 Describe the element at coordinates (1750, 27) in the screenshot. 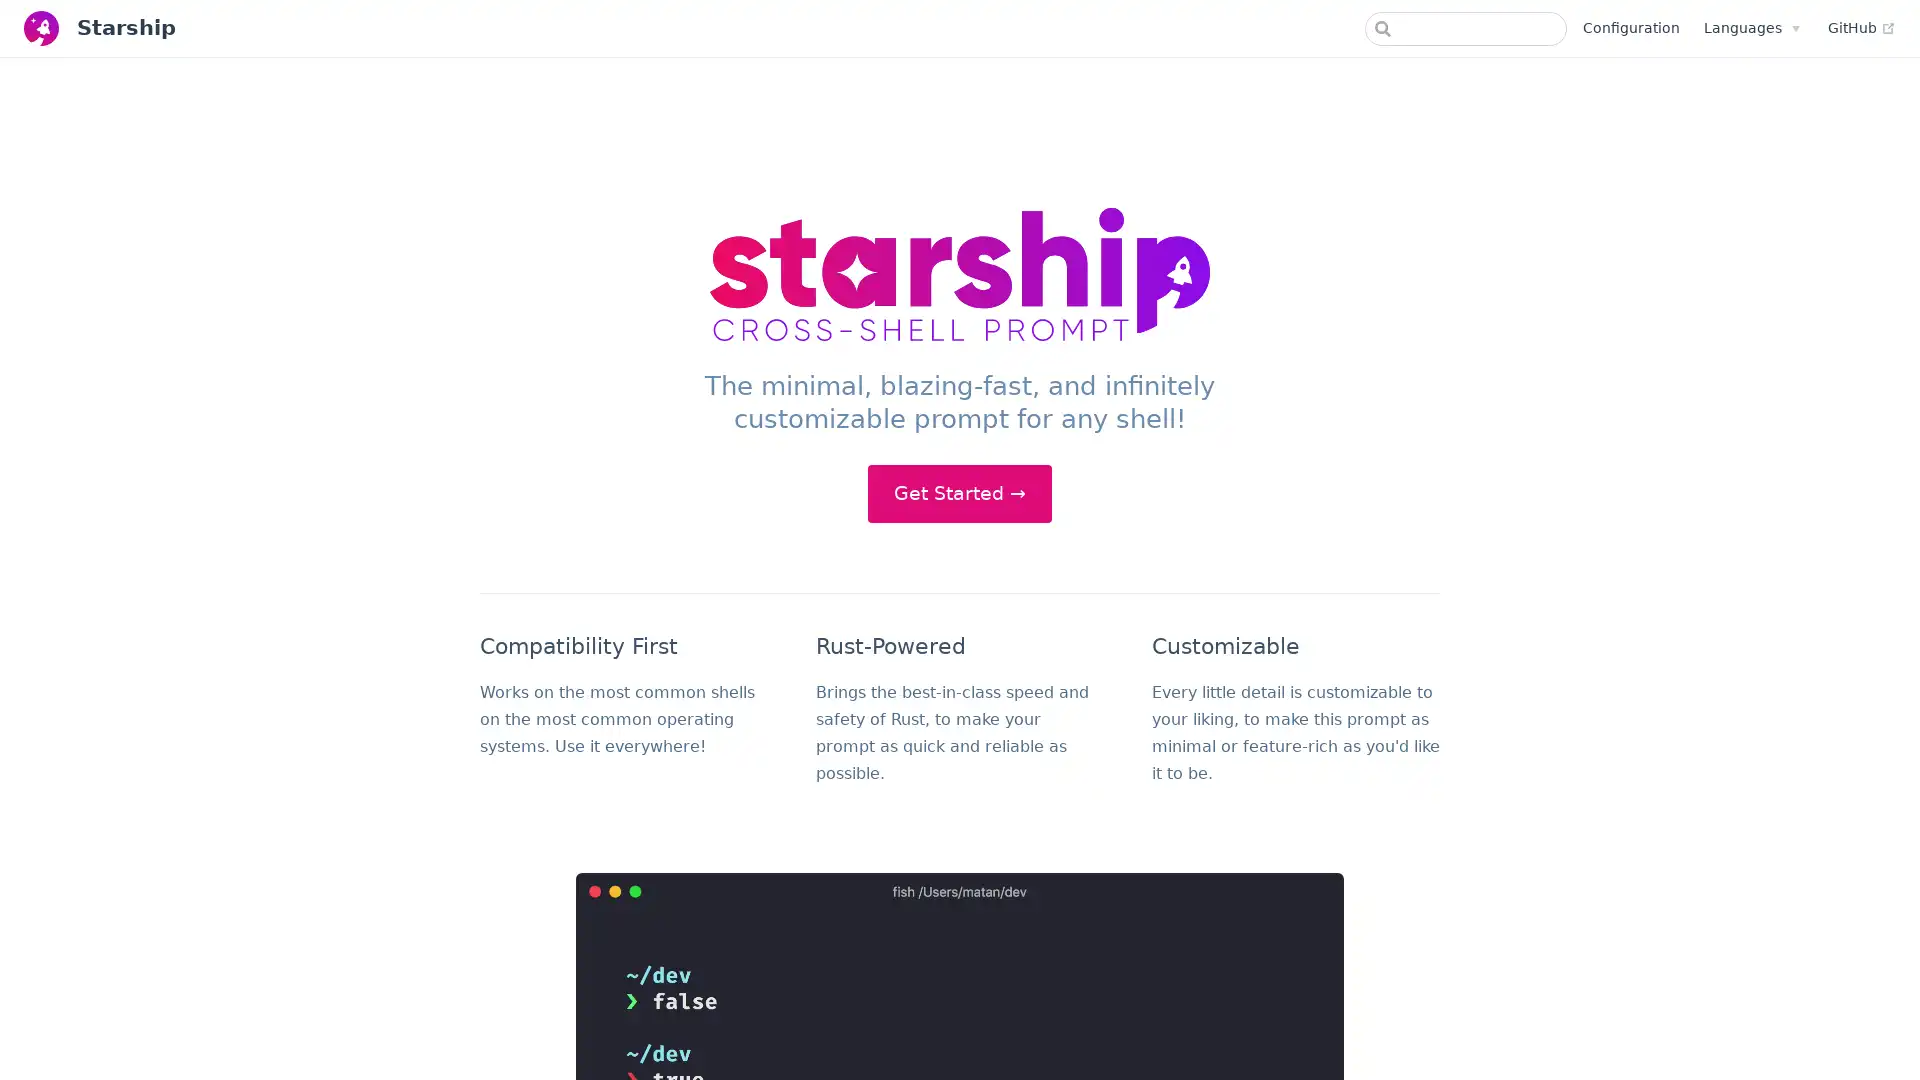

I see `Select language` at that location.